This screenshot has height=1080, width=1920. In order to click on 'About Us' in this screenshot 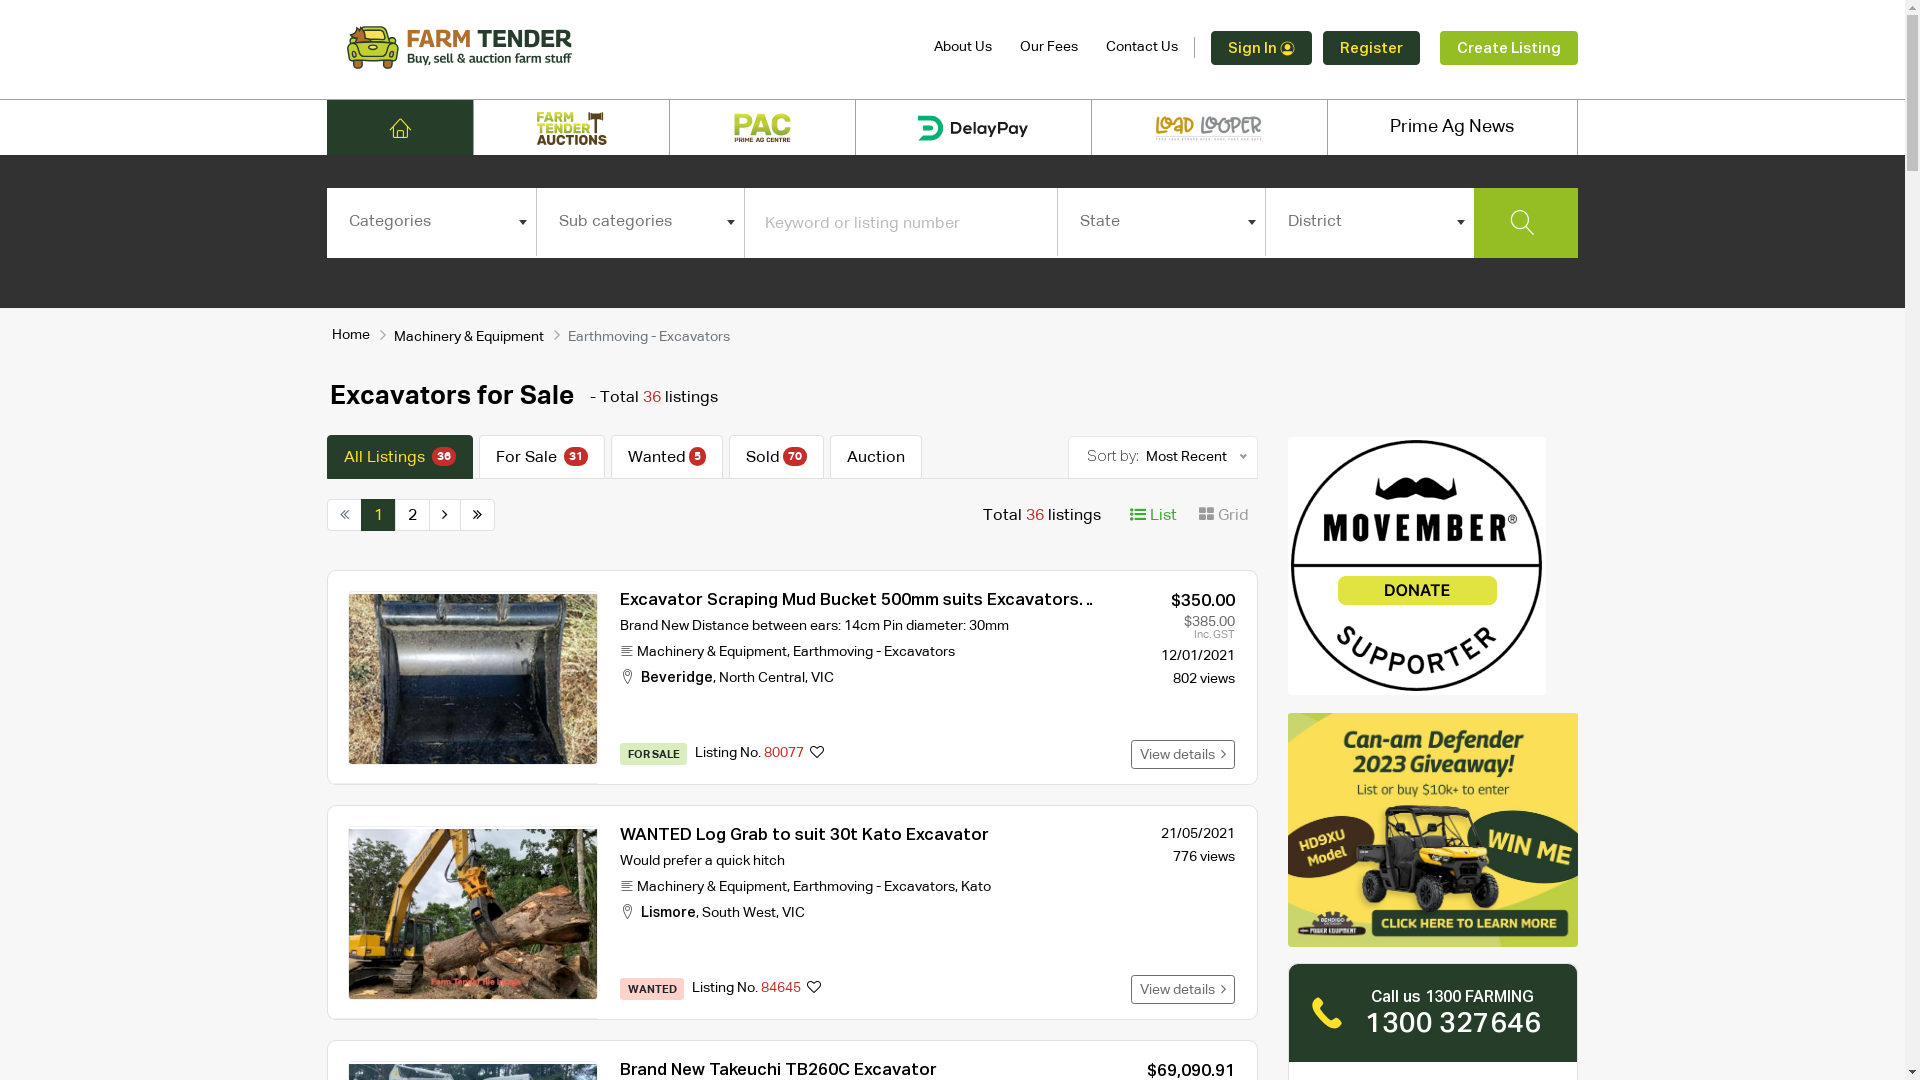, I will do `click(963, 45)`.